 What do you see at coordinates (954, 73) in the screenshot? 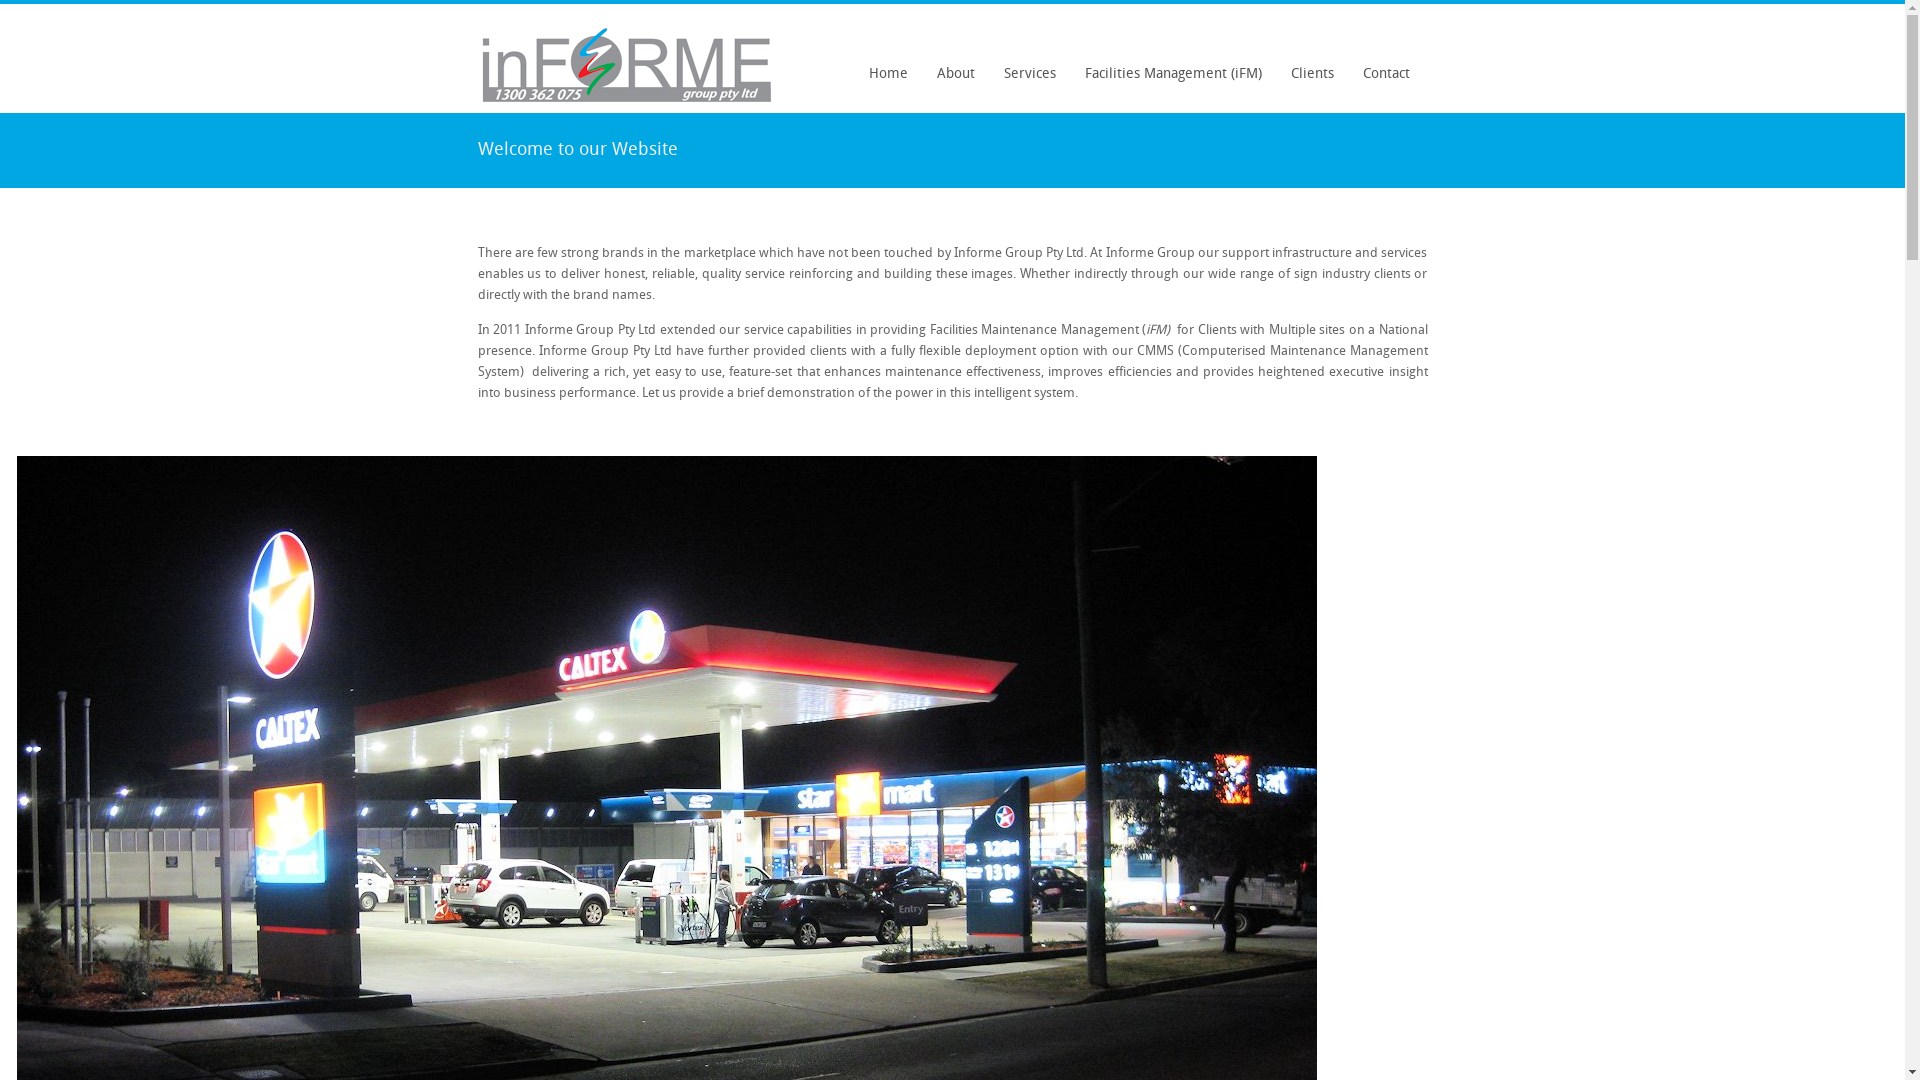
I see `'About'` at bounding box center [954, 73].